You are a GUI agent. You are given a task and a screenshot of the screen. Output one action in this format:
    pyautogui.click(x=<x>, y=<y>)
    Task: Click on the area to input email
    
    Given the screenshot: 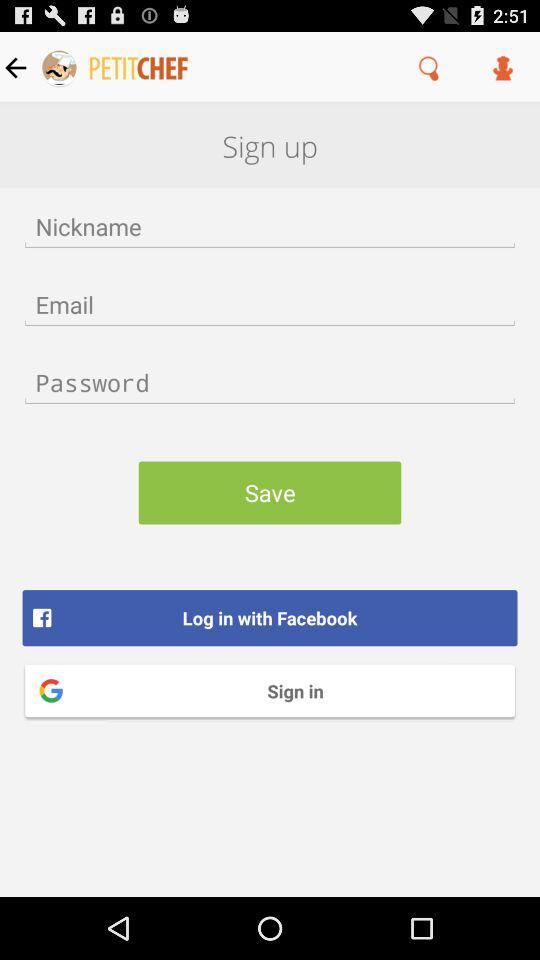 What is the action you would take?
    pyautogui.click(x=270, y=304)
    